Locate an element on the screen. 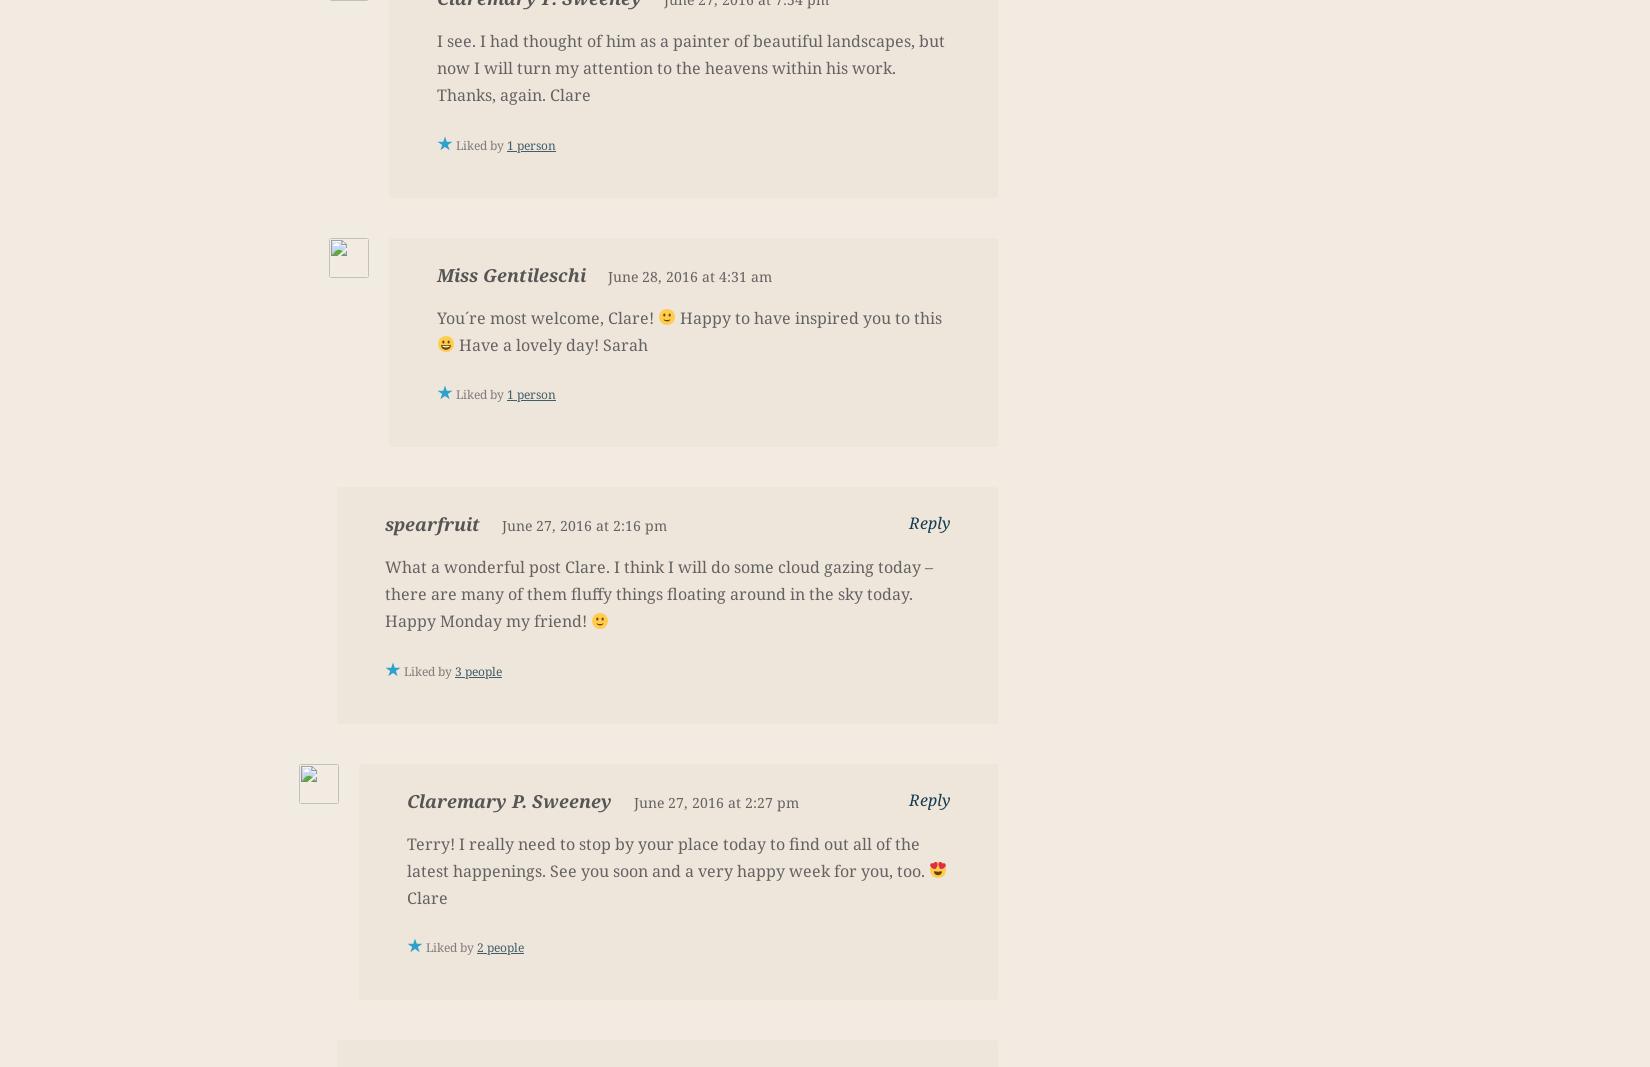  'June 27, 2016 at 2:16 pm' is located at coordinates (500, 524).